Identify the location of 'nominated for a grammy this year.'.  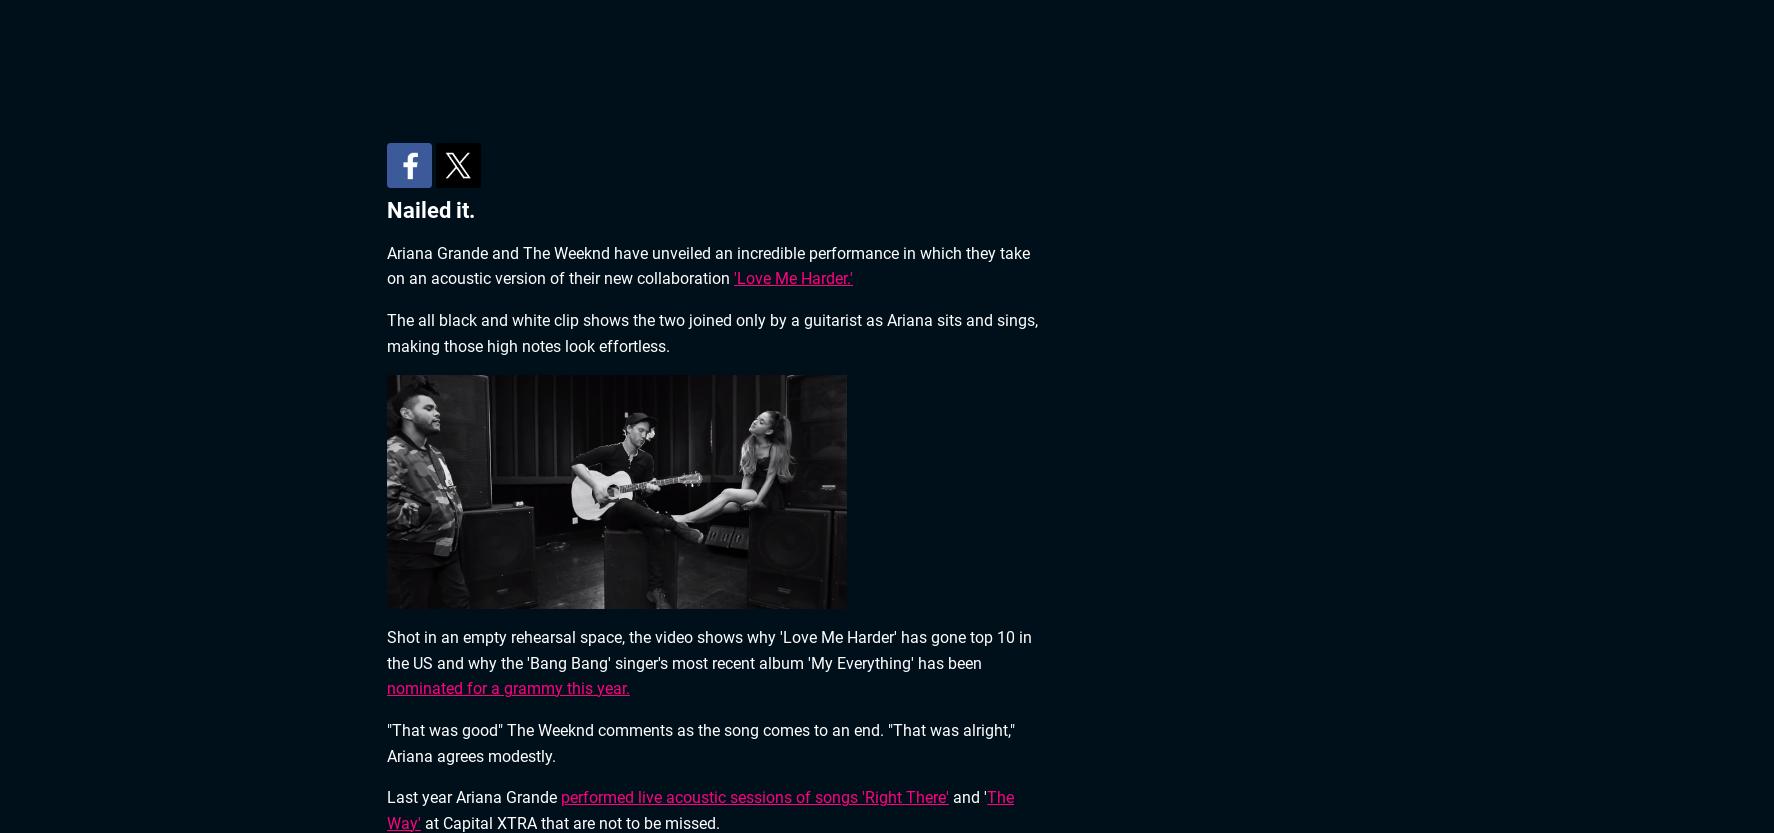
(508, 687).